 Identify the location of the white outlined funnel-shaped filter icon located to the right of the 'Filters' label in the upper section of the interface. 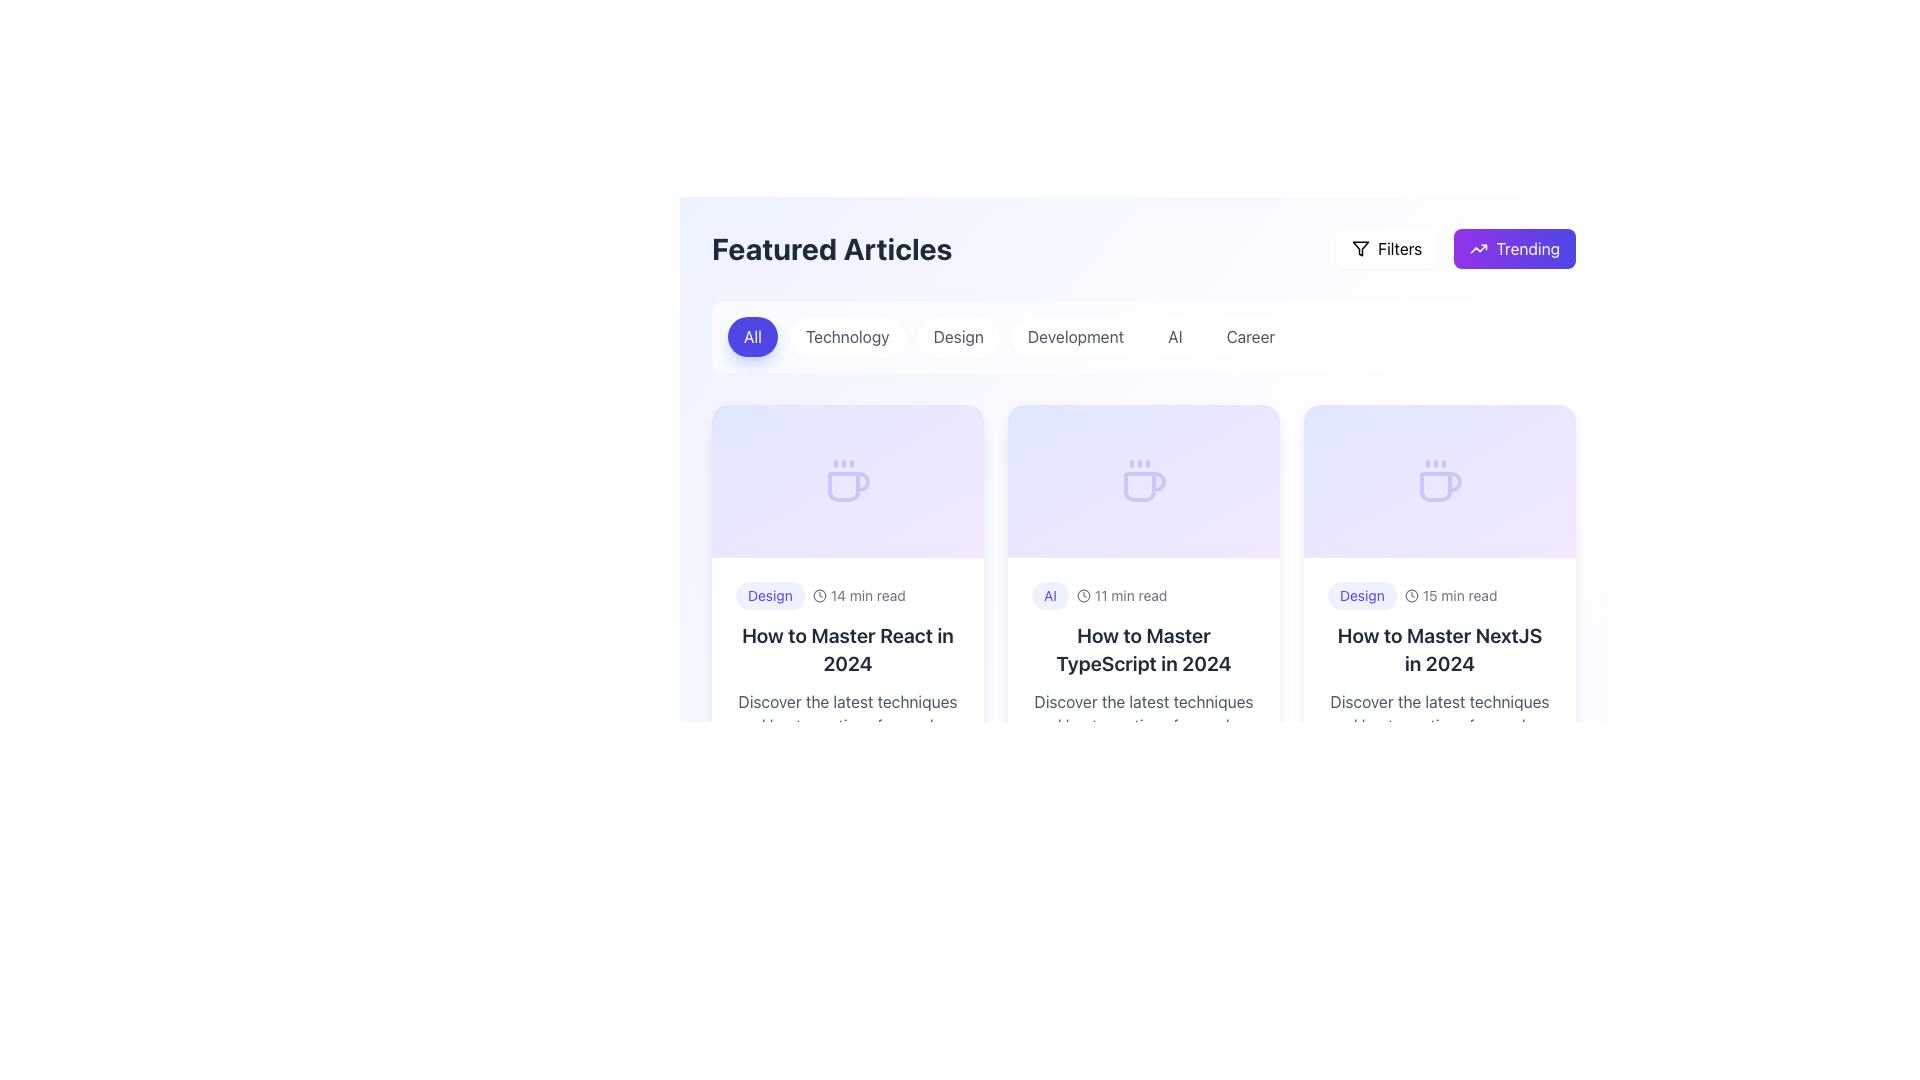
(1360, 248).